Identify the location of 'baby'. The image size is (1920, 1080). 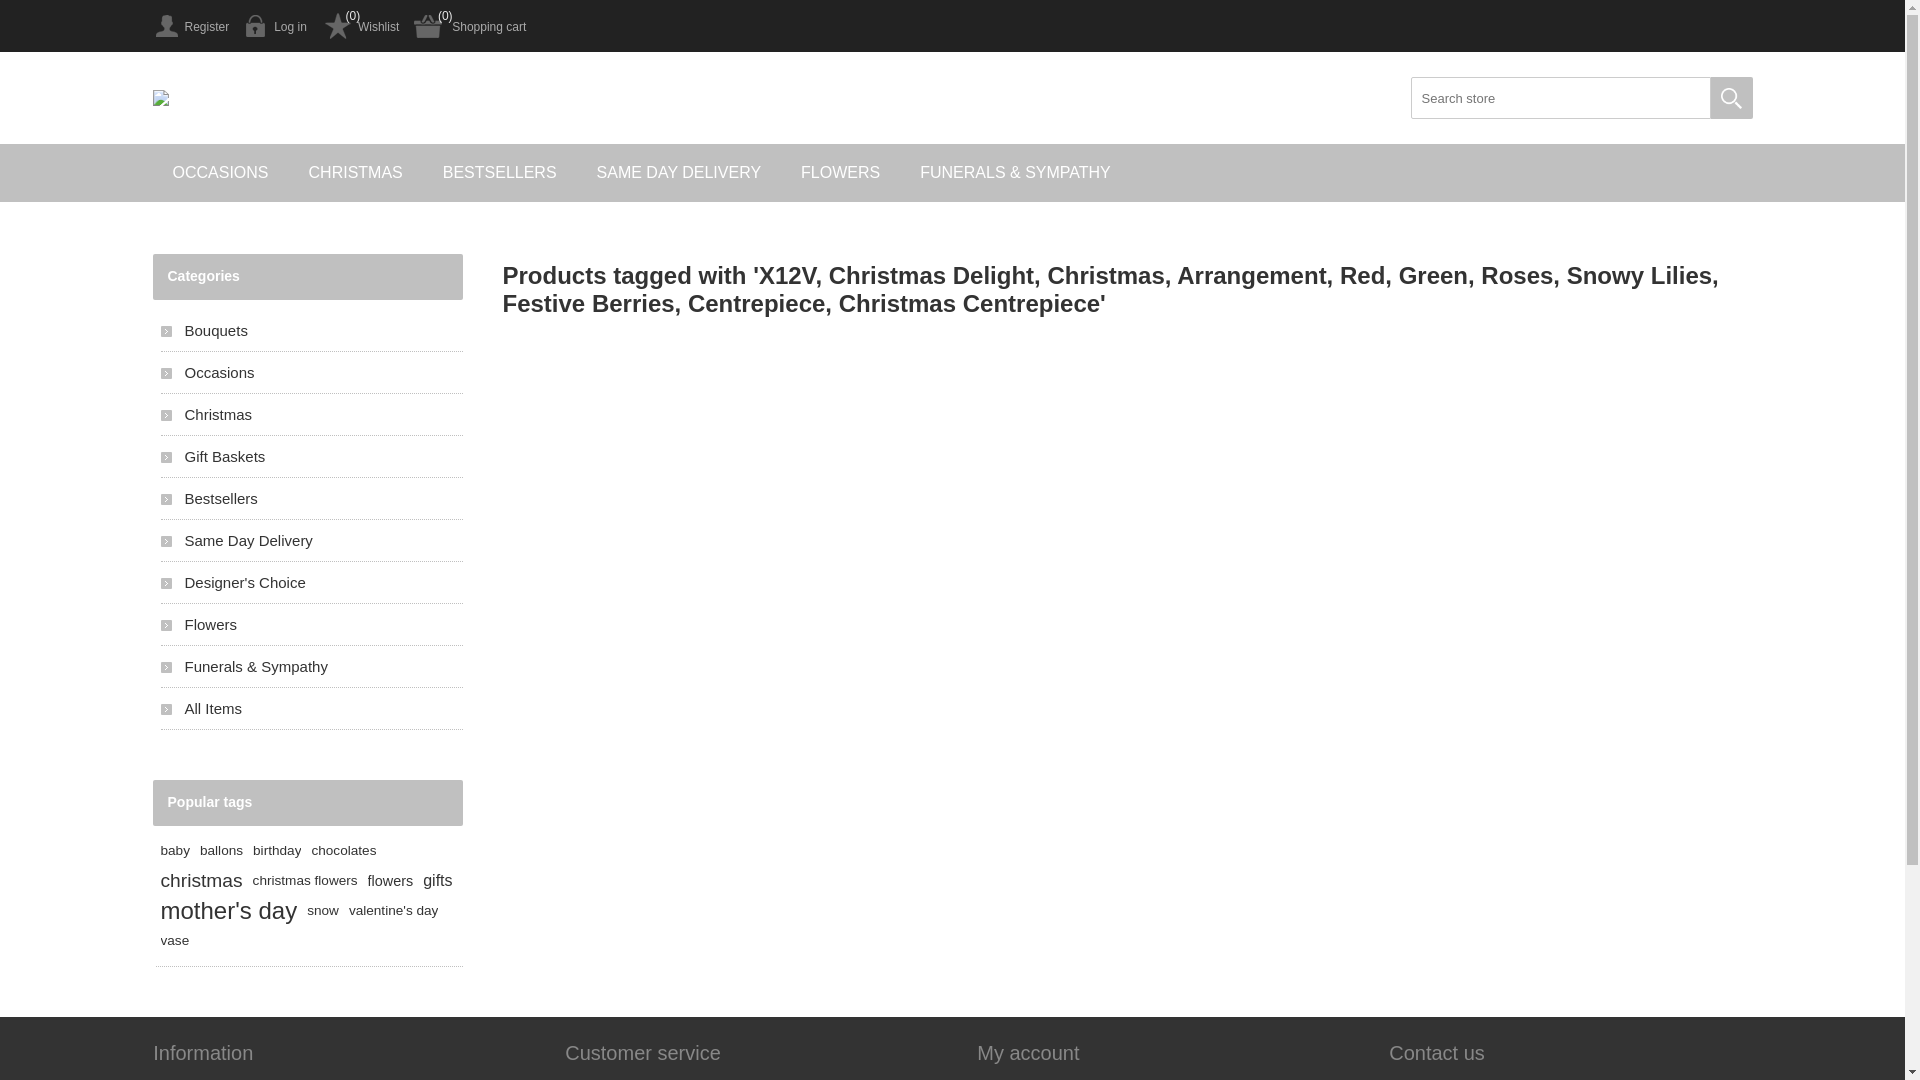
(174, 851).